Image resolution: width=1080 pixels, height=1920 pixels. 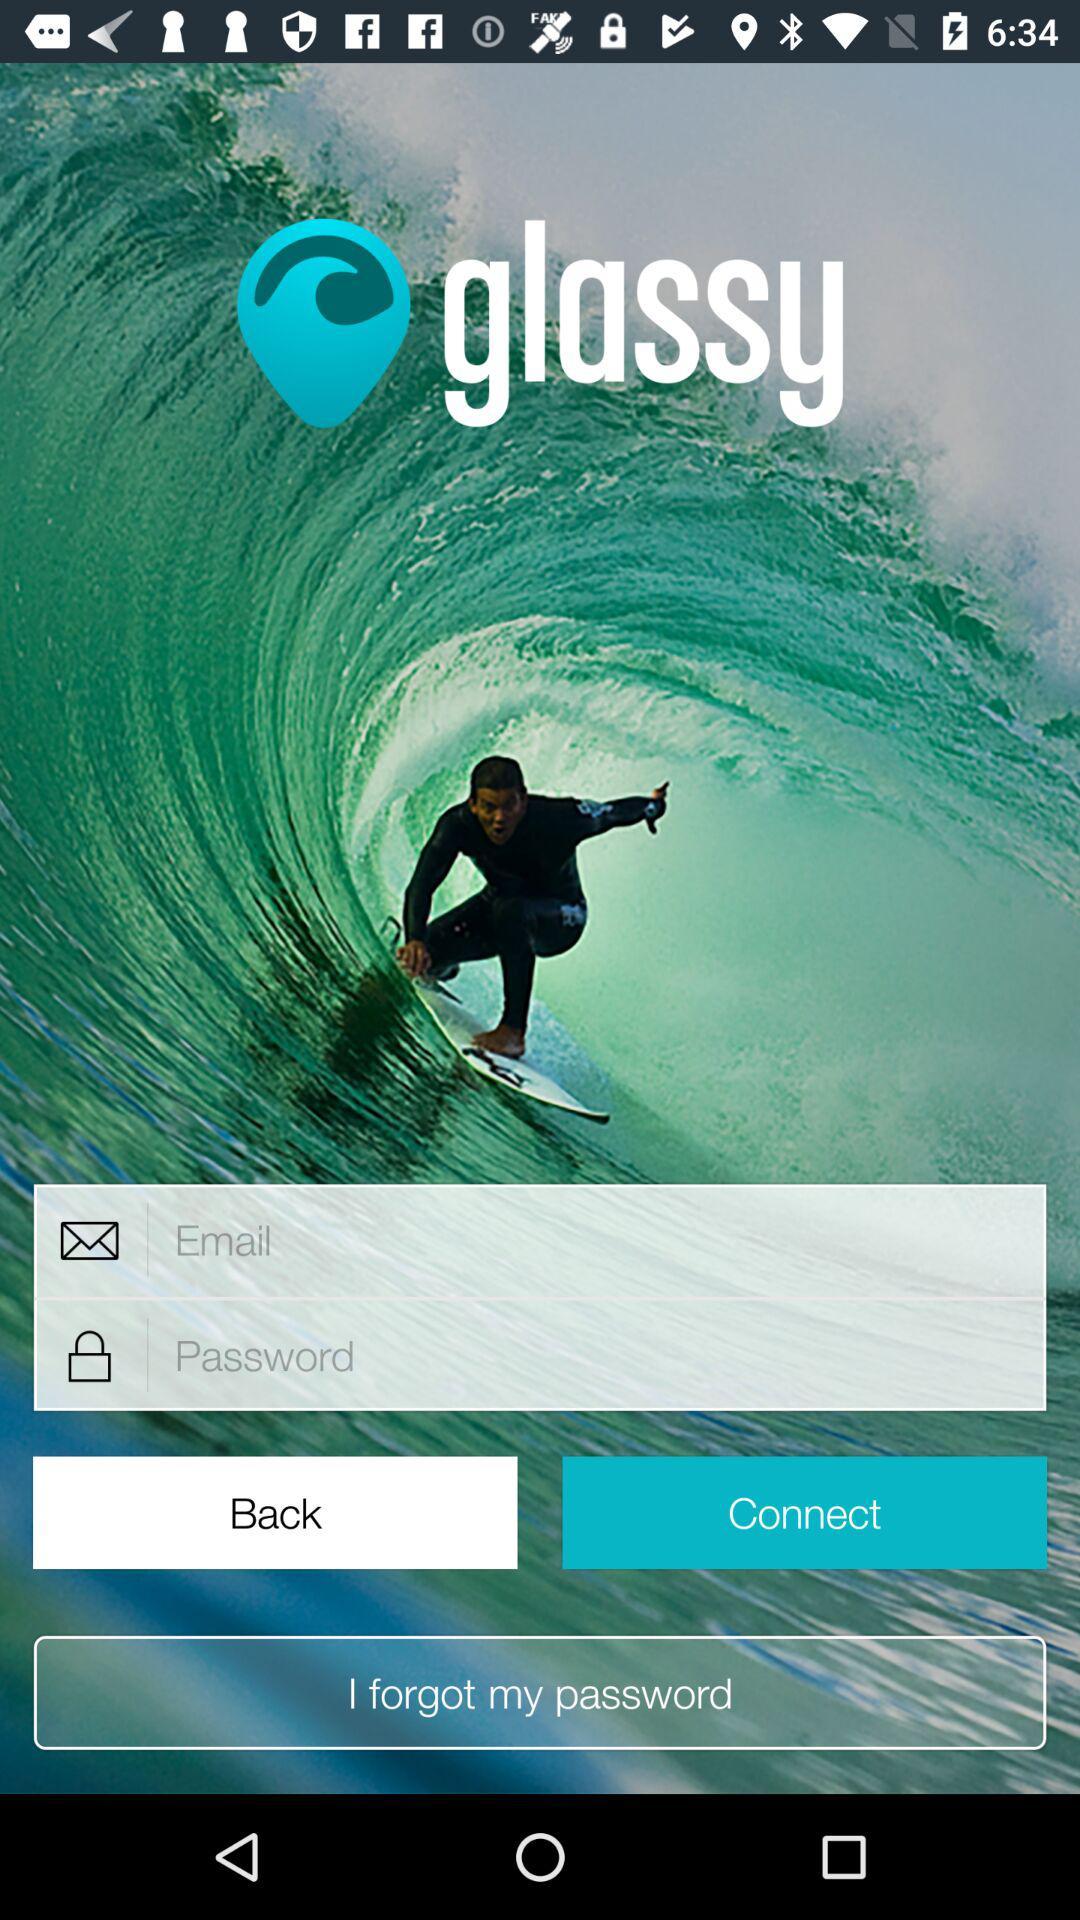 What do you see at coordinates (540, 1691) in the screenshot?
I see `i forgot my` at bounding box center [540, 1691].